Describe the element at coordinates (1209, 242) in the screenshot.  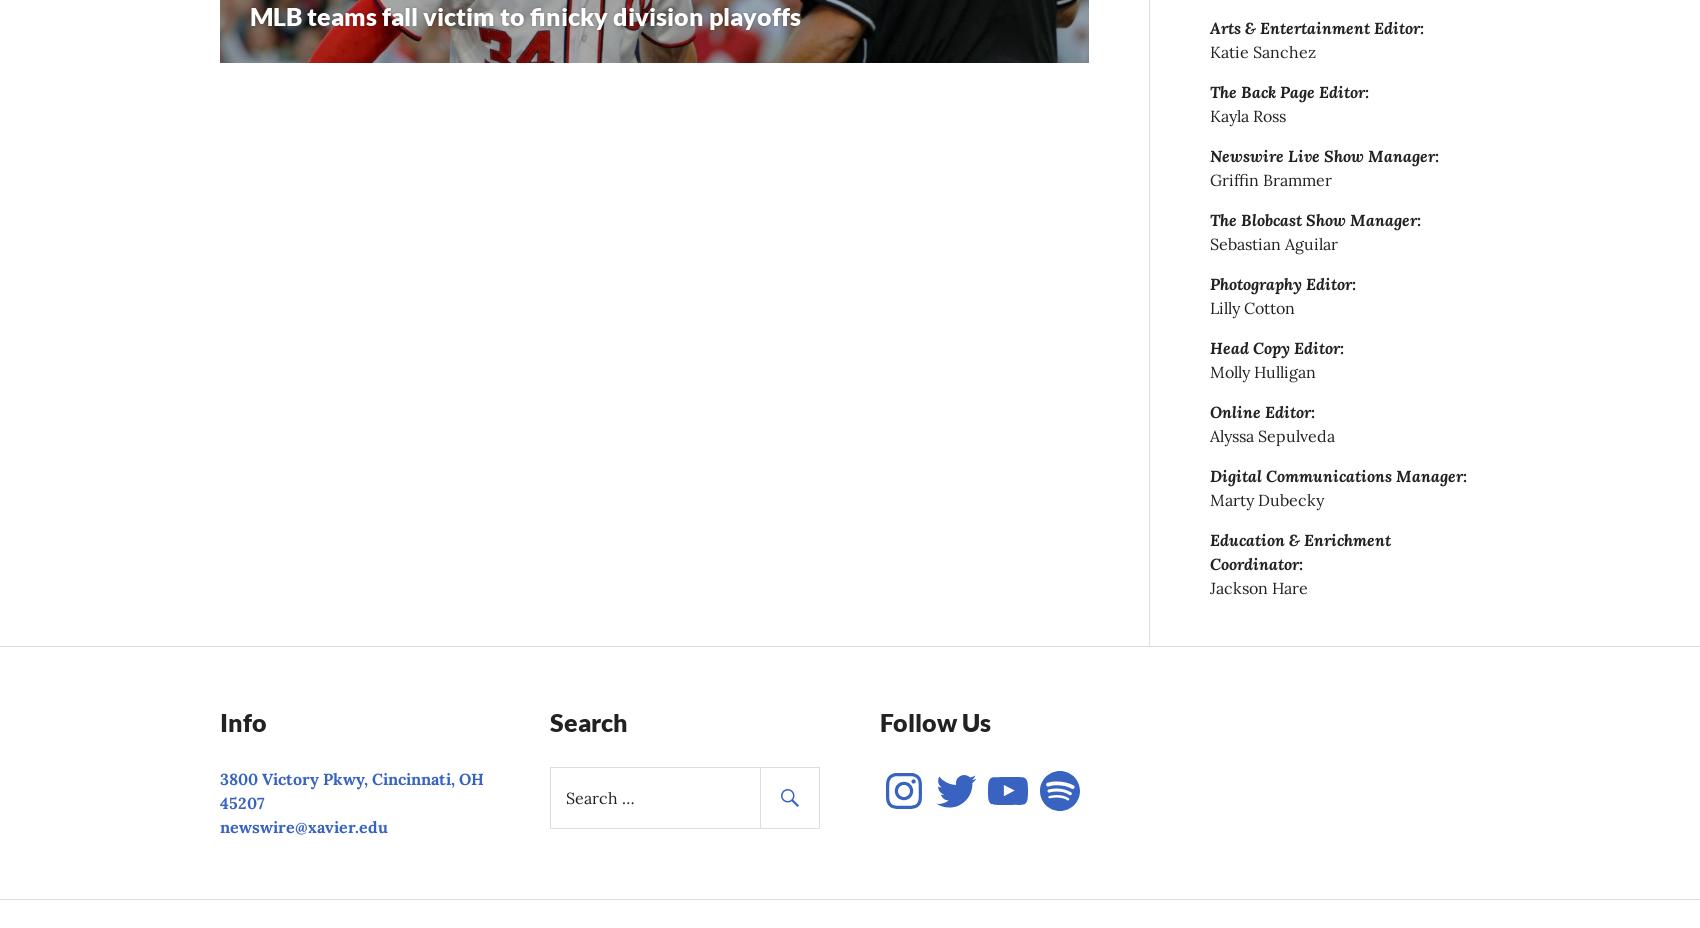
I see `'Sebastian Aguilar'` at that location.